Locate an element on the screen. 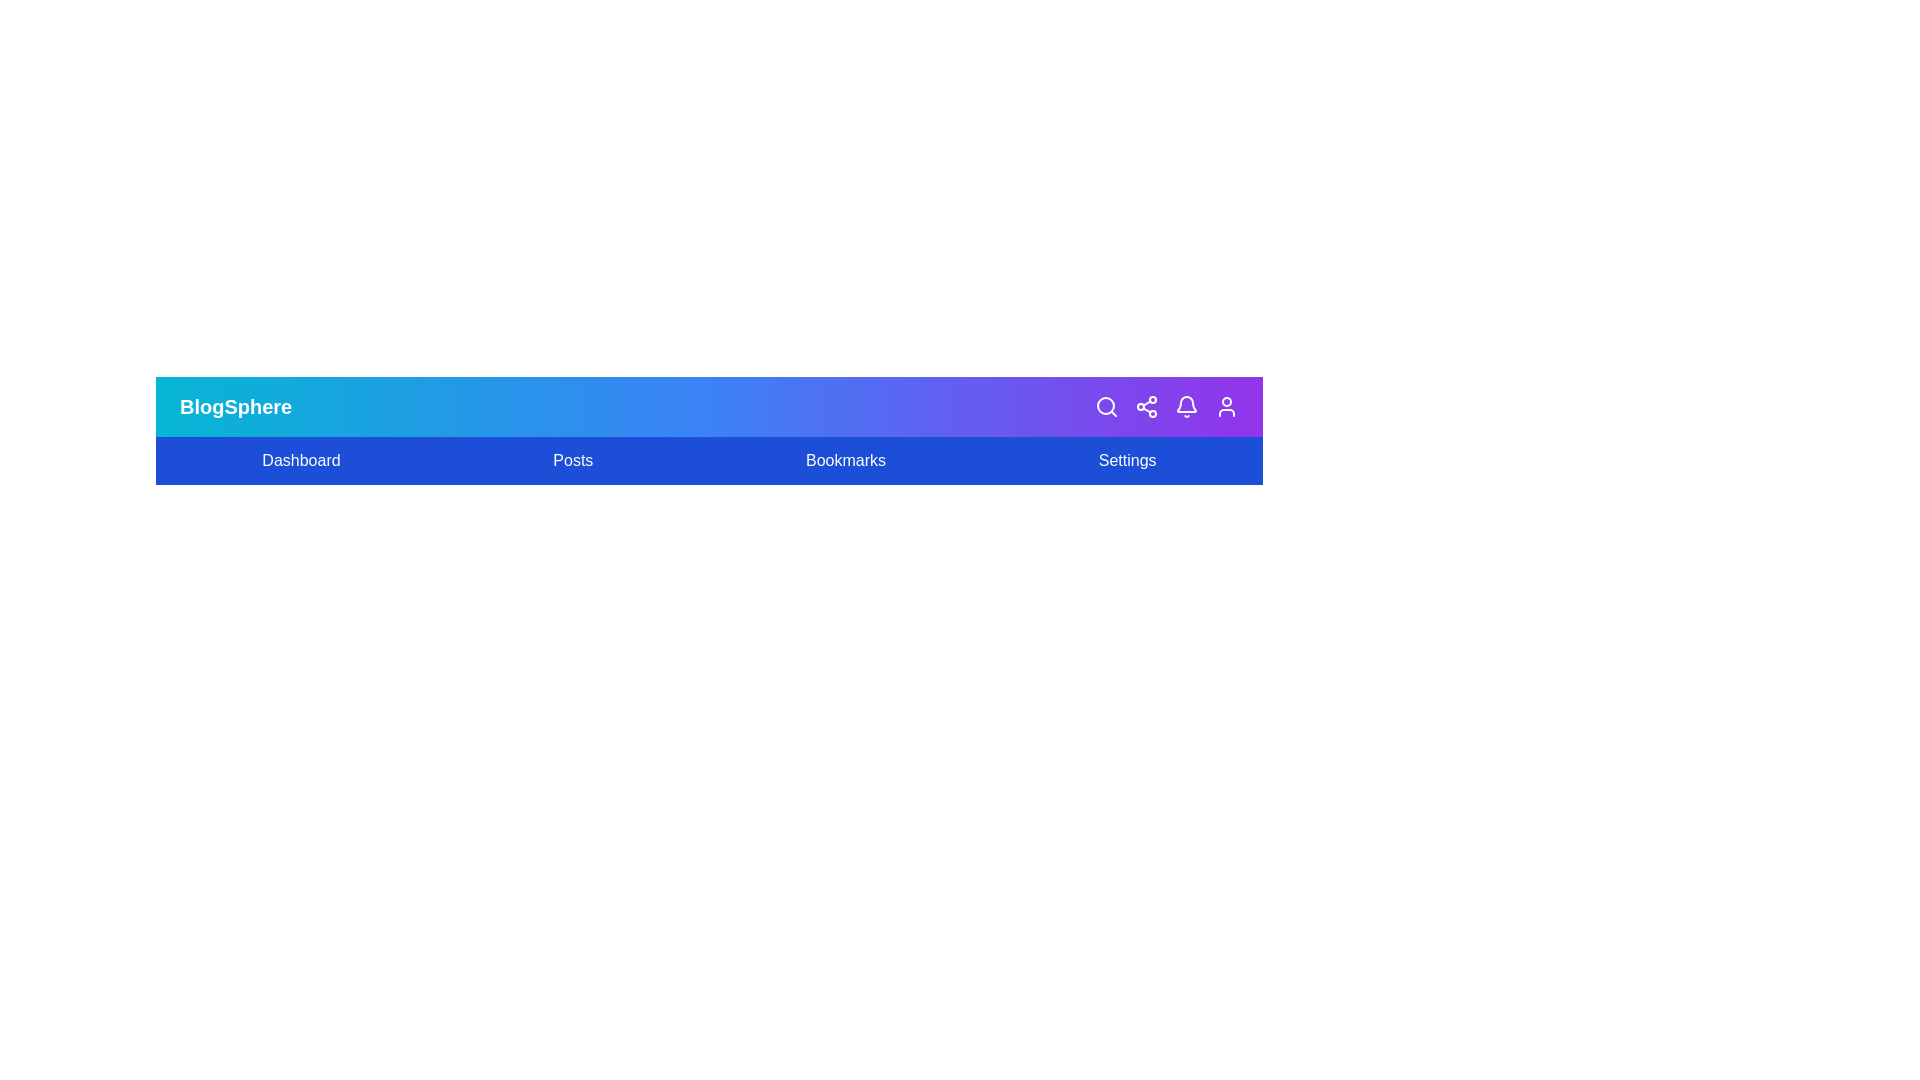  the 'Bookmarks' menu item to view bookmarks is located at coordinates (845, 461).